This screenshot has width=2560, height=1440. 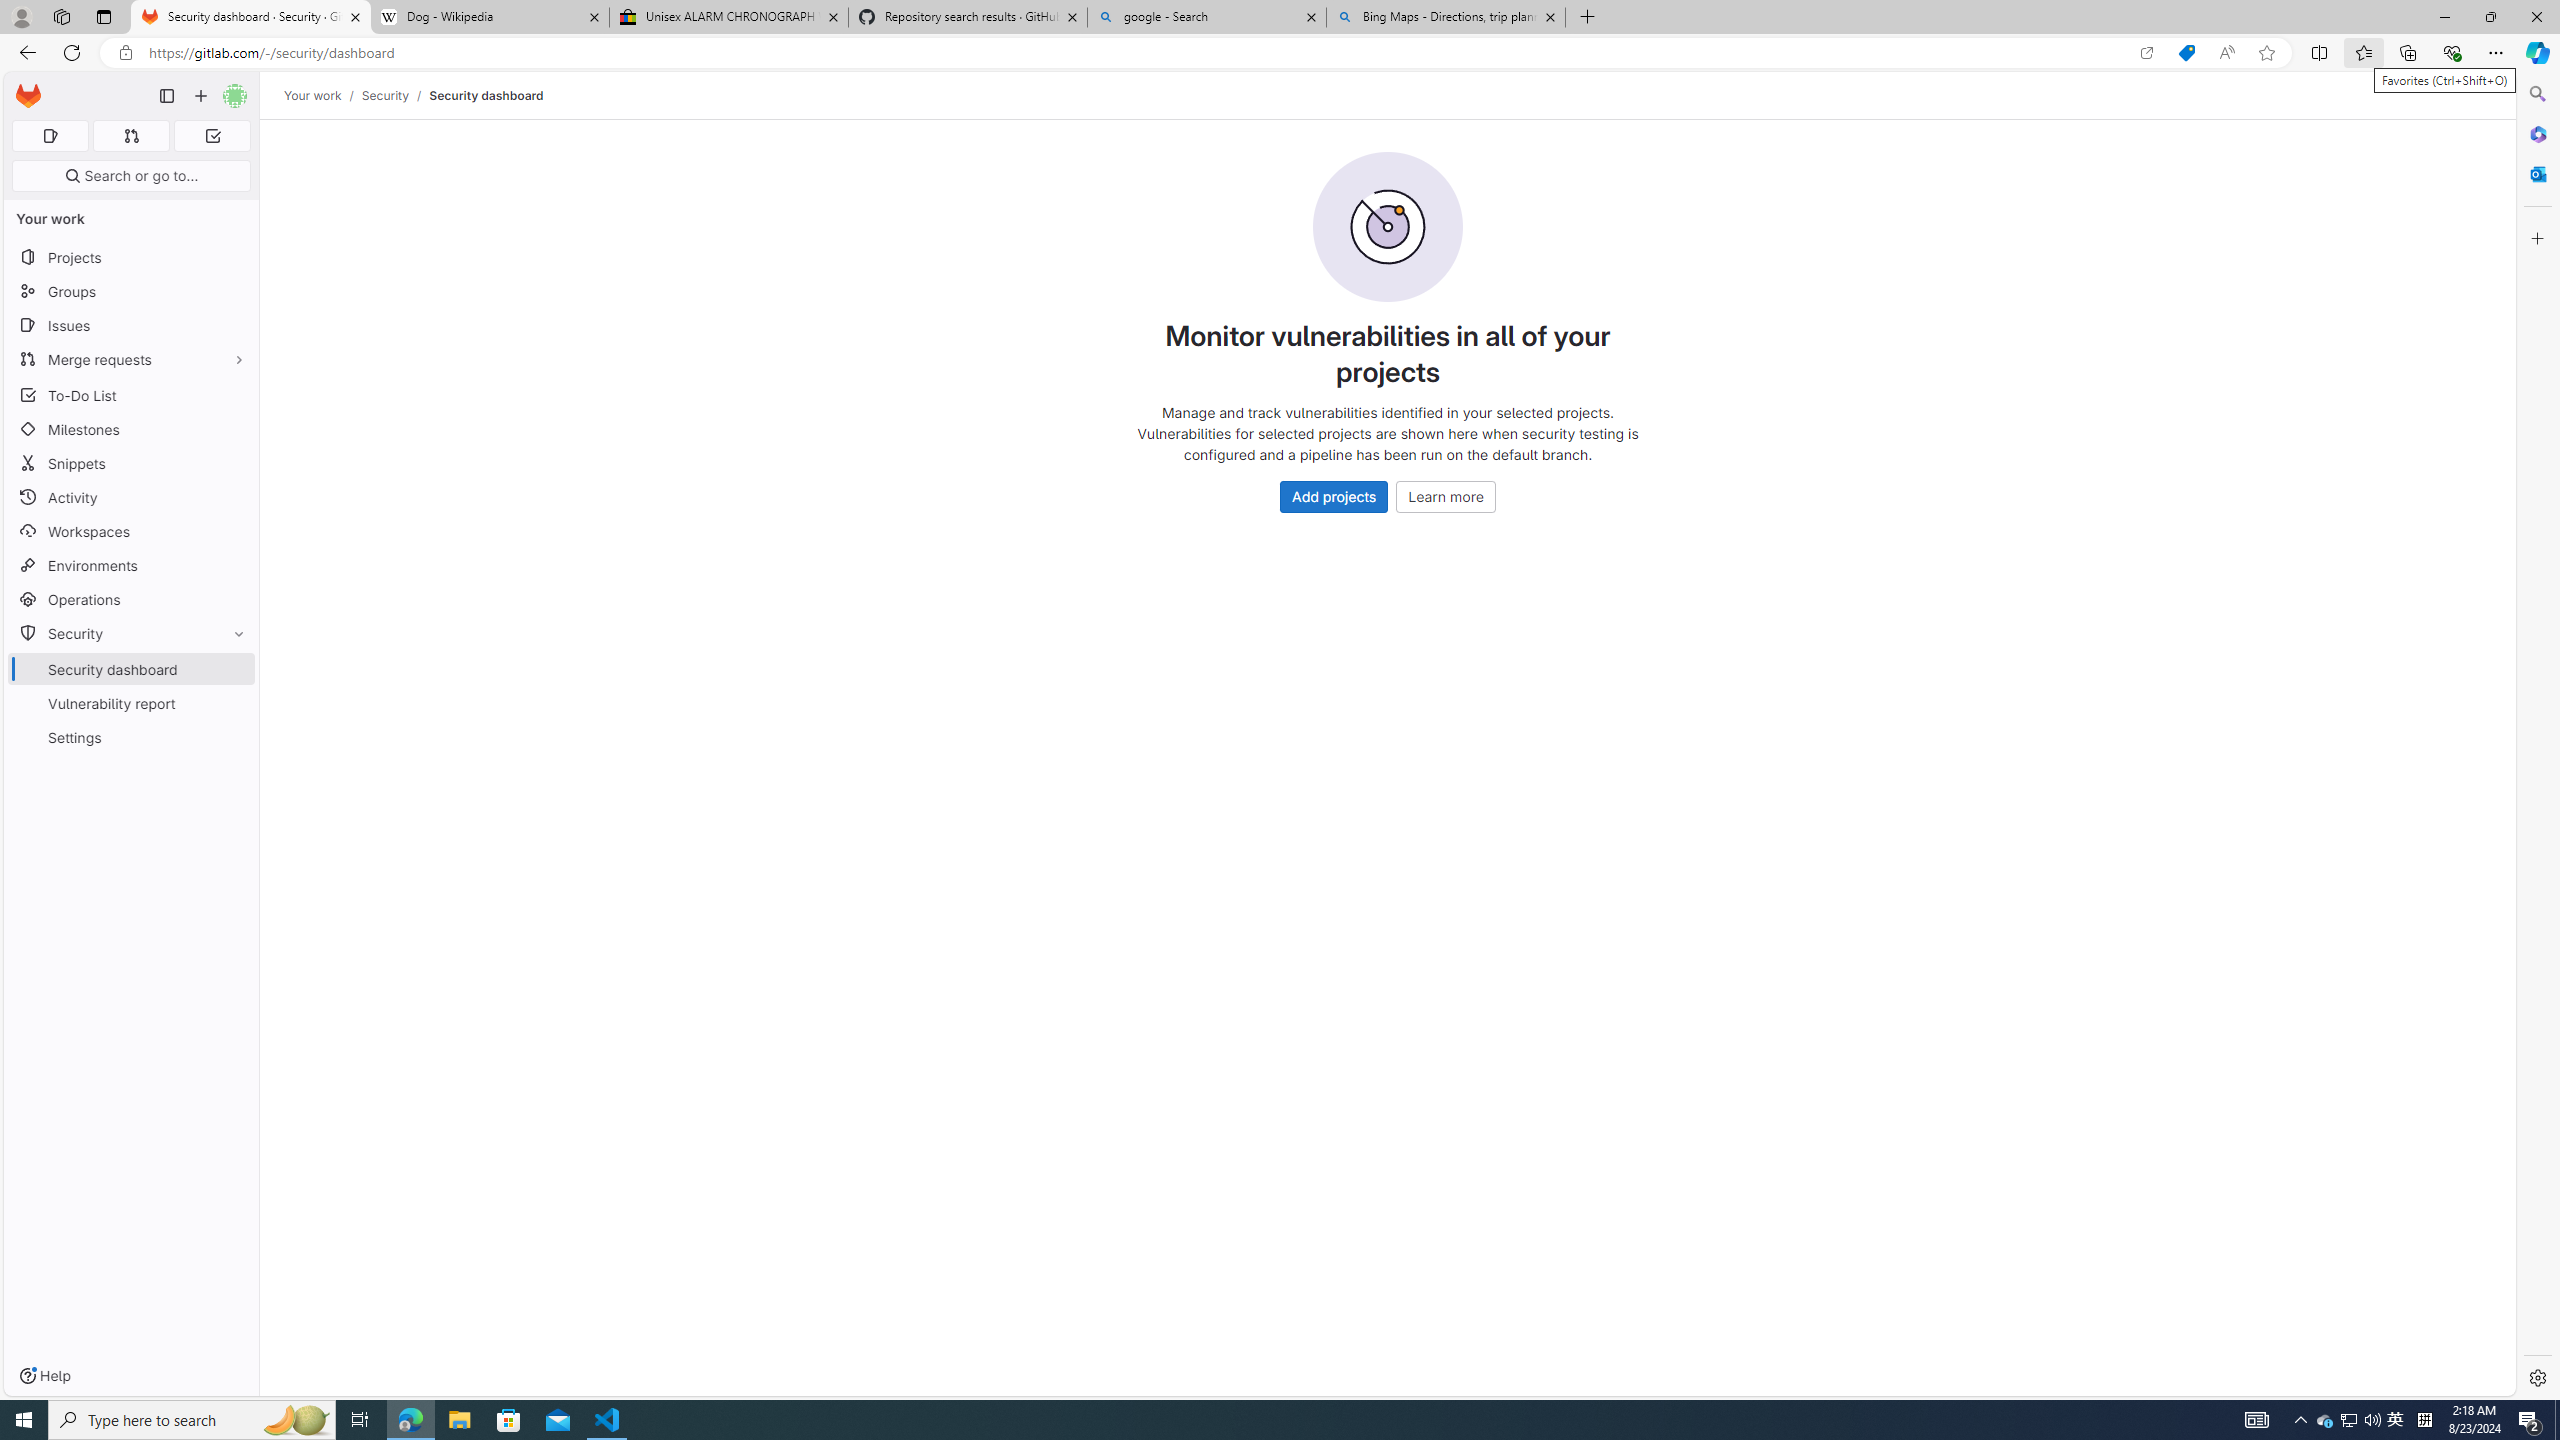 What do you see at coordinates (130, 702) in the screenshot?
I see `'Vulnerability report'` at bounding box center [130, 702].